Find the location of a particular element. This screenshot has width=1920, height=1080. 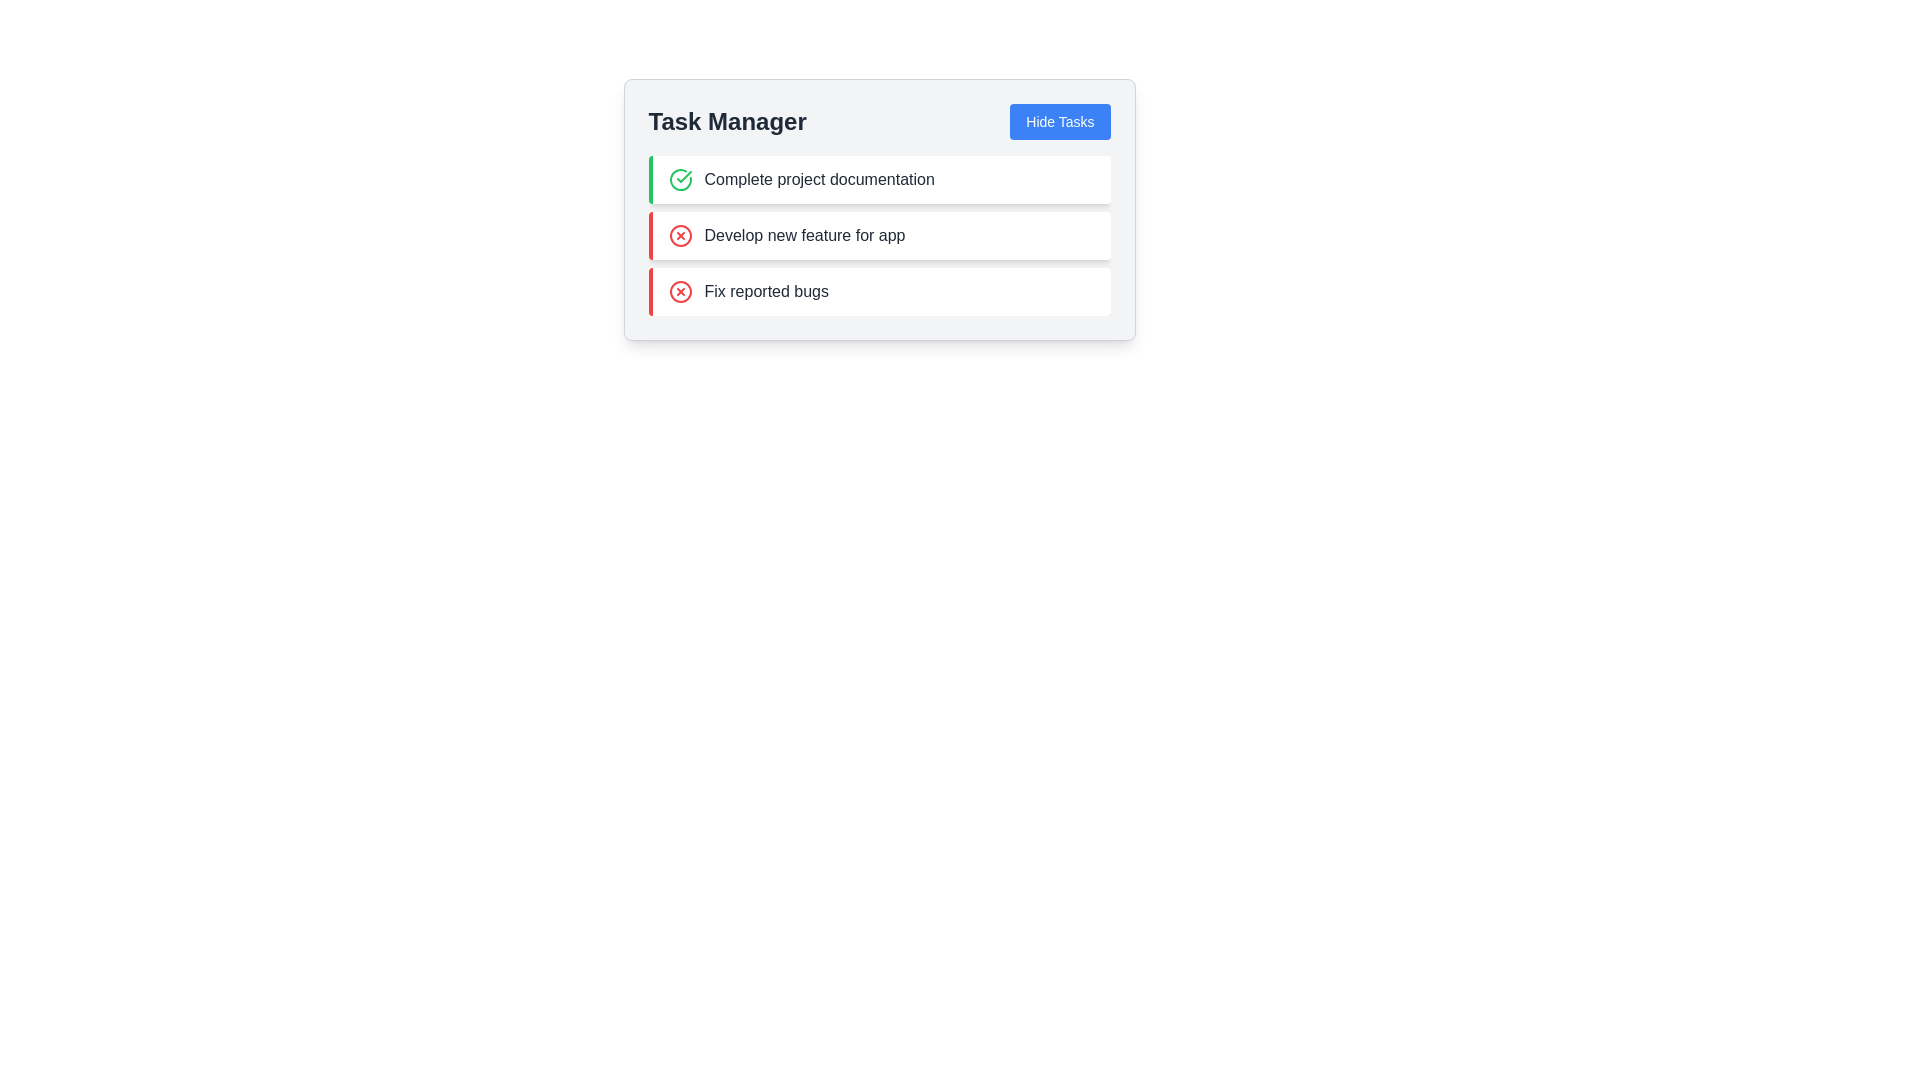

the error icon located to the left of the 'Fix reported bugs' text in the third row of tasks is located at coordinates (680, 292).